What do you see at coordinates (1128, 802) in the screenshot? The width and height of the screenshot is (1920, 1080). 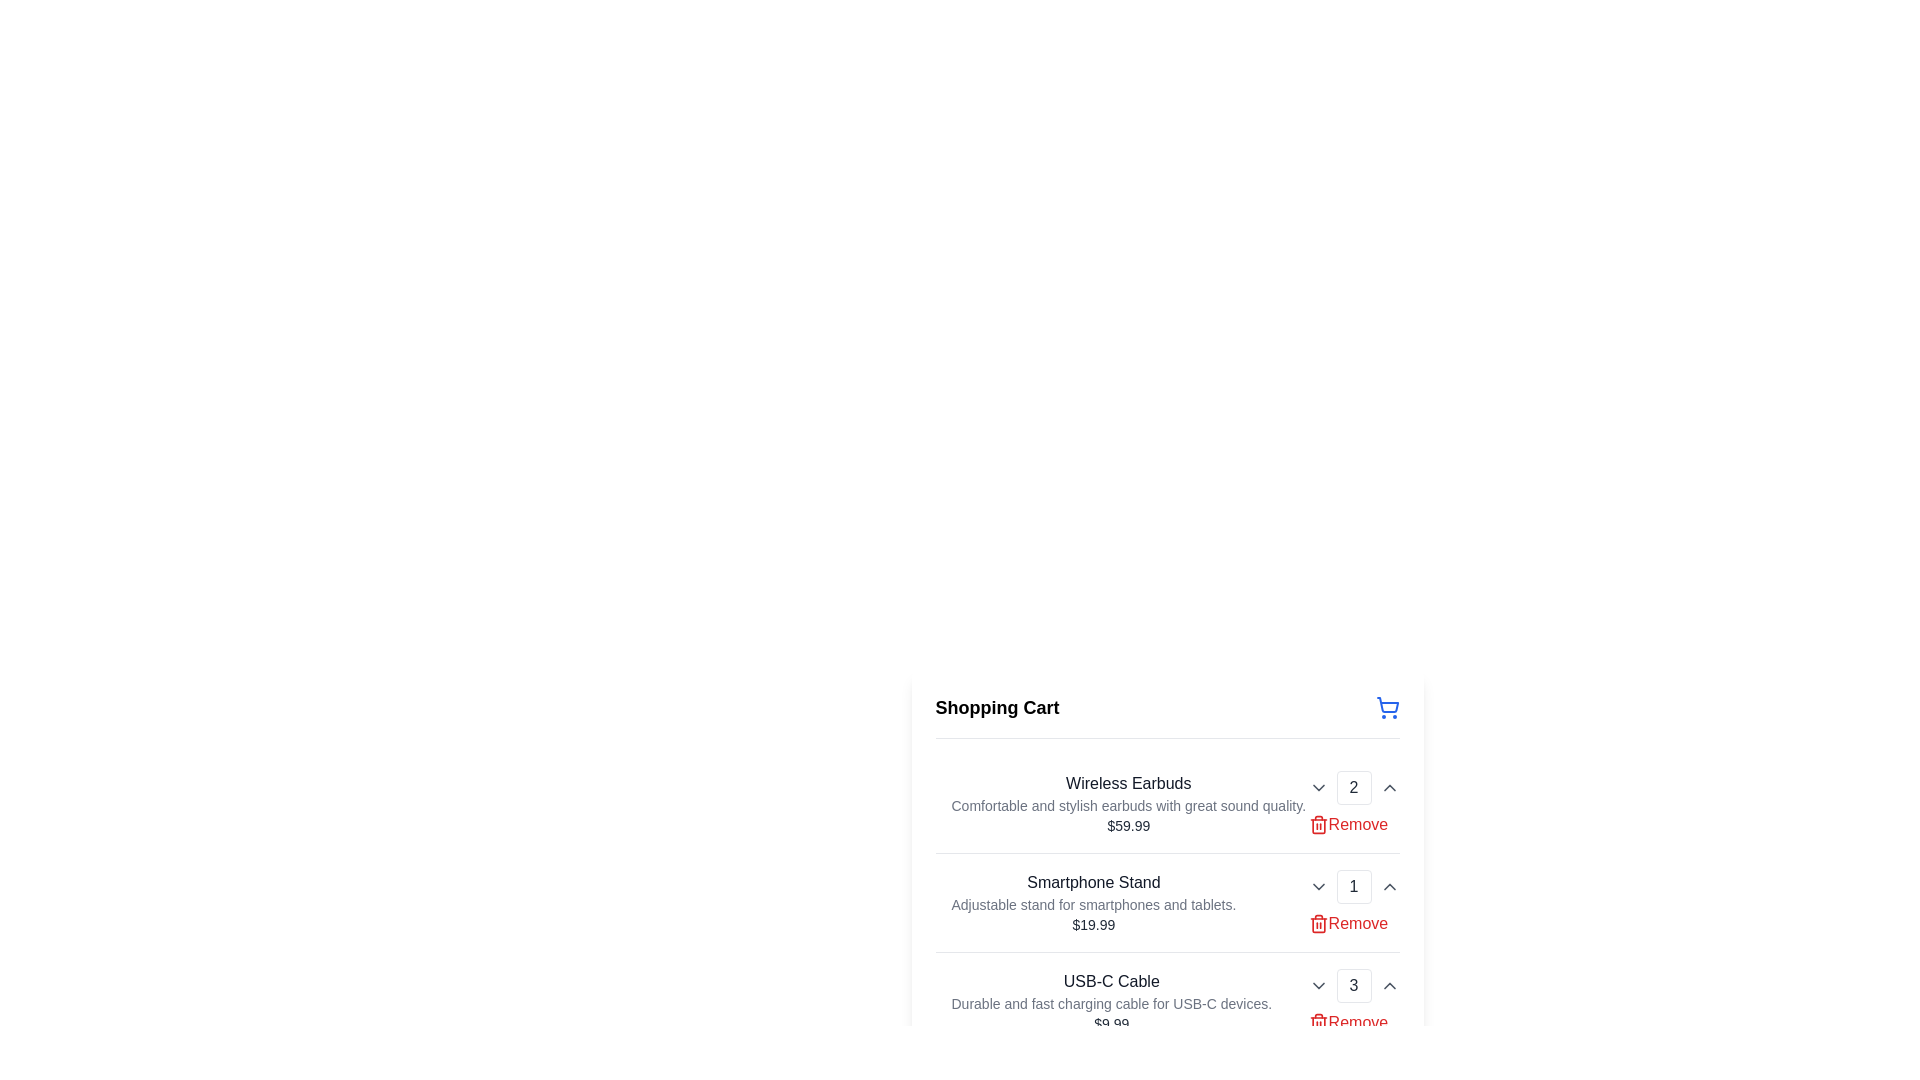 I see `details of the product entry for 'Wireless Earbuds' located in the shopping cart section, specifically within the first item in the list` at bounding box center [1128, 802].